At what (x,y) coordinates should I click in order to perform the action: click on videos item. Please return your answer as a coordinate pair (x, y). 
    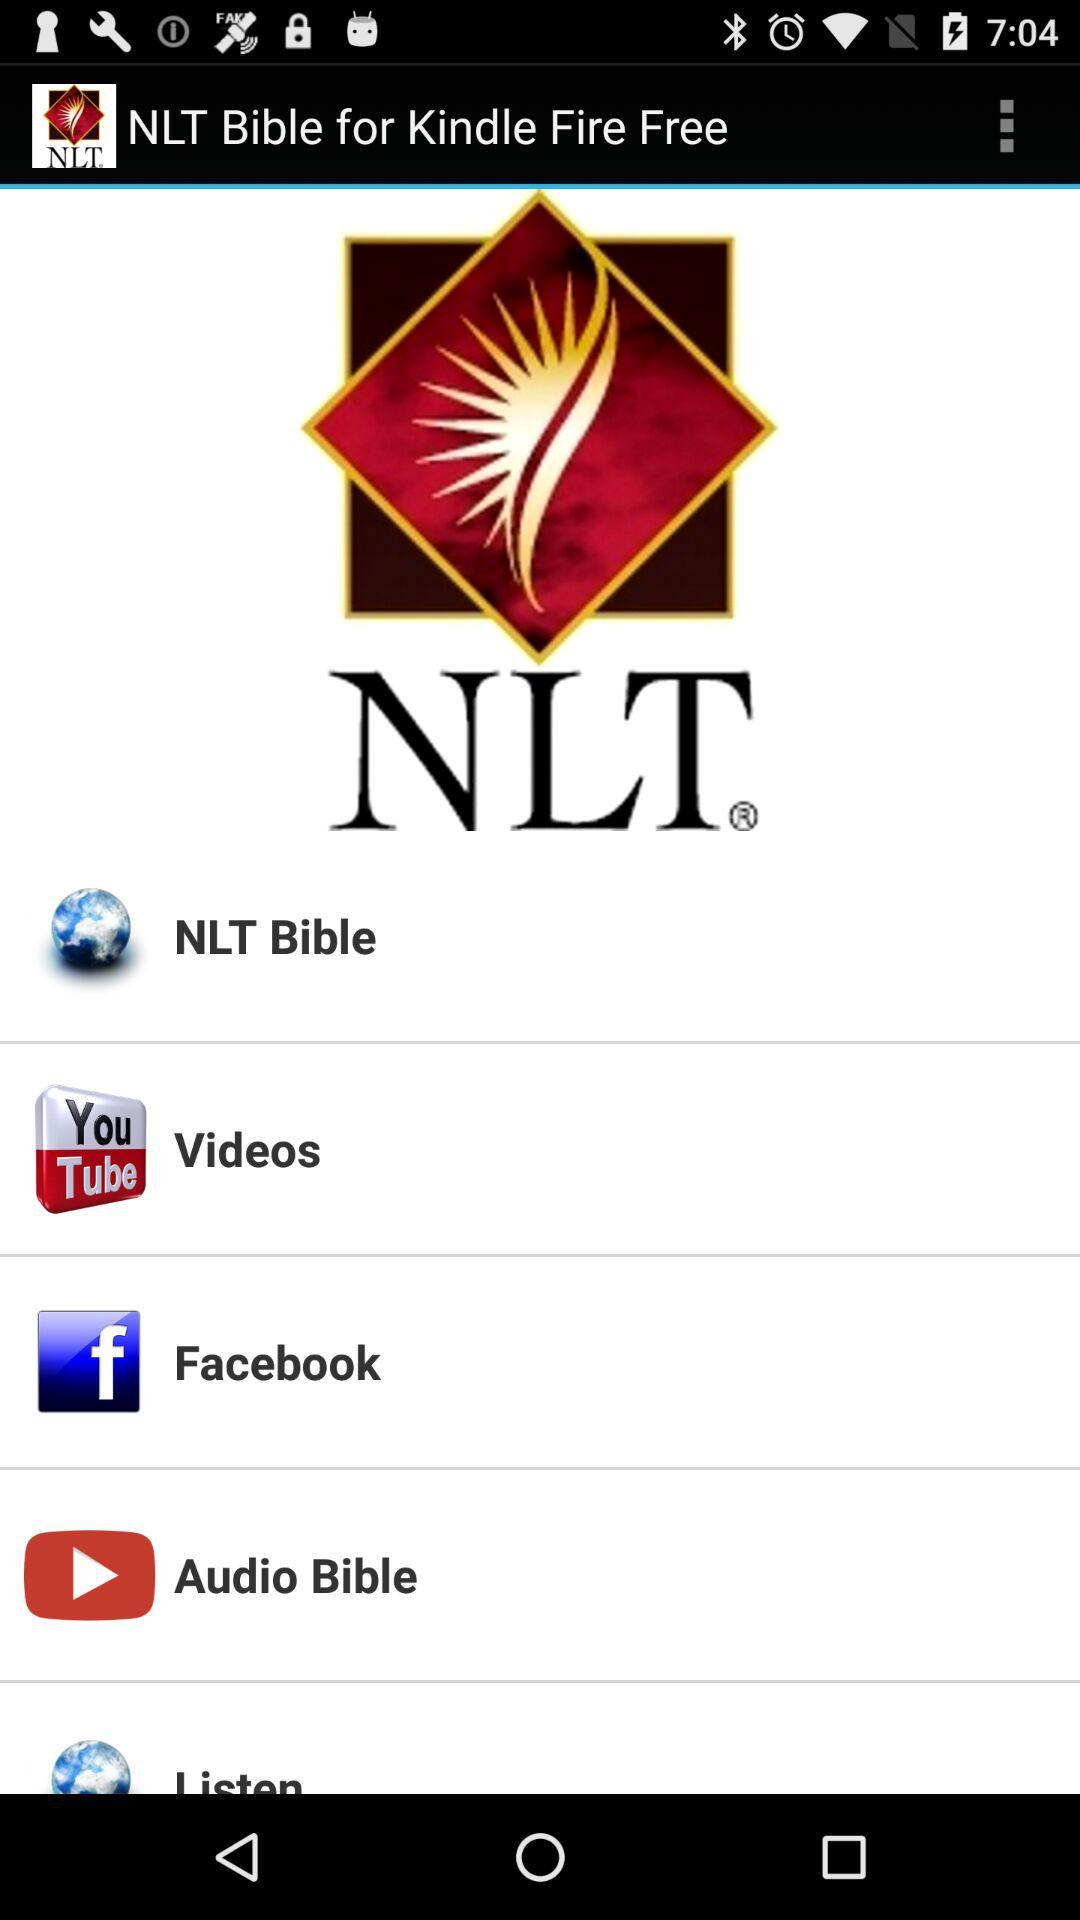
    Looking at the image, I should click on (613, 1148).